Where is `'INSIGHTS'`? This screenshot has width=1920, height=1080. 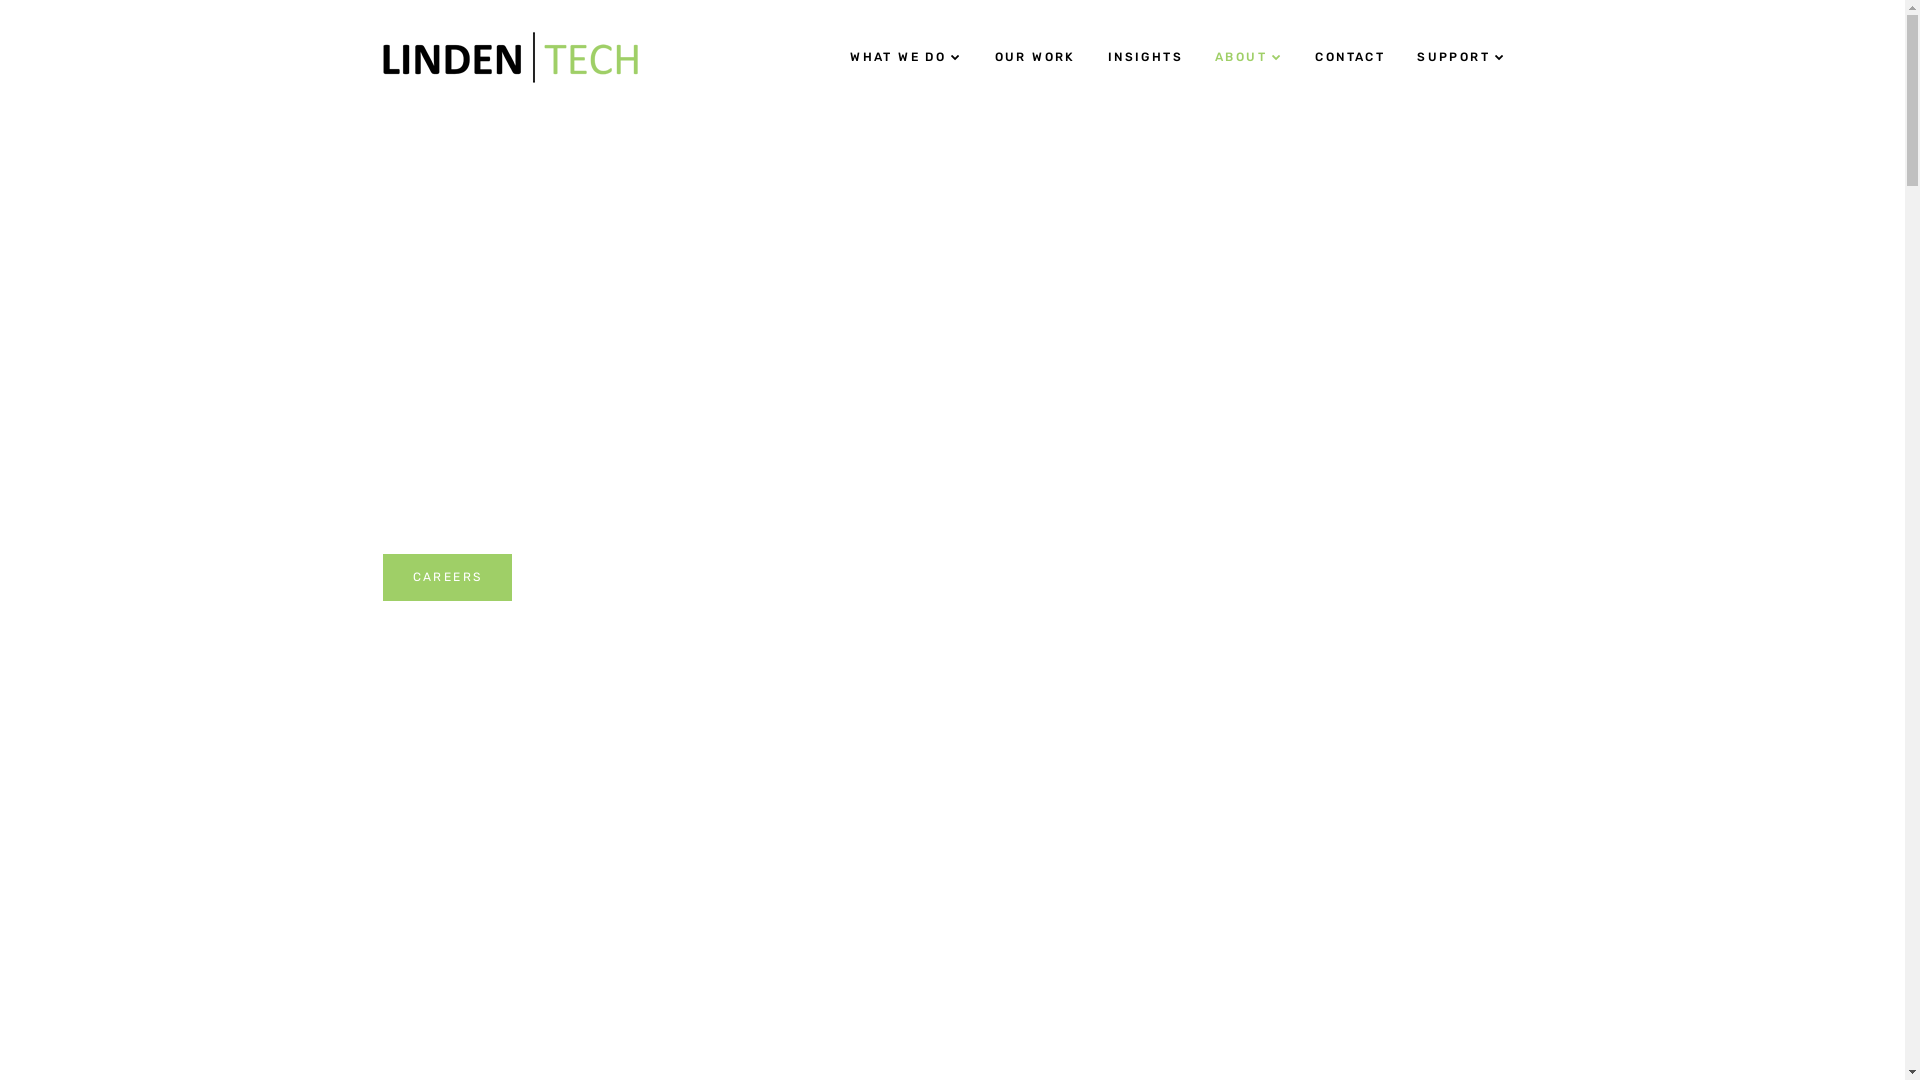
'INSIGHTS' is located at coordinates (1090, 56).